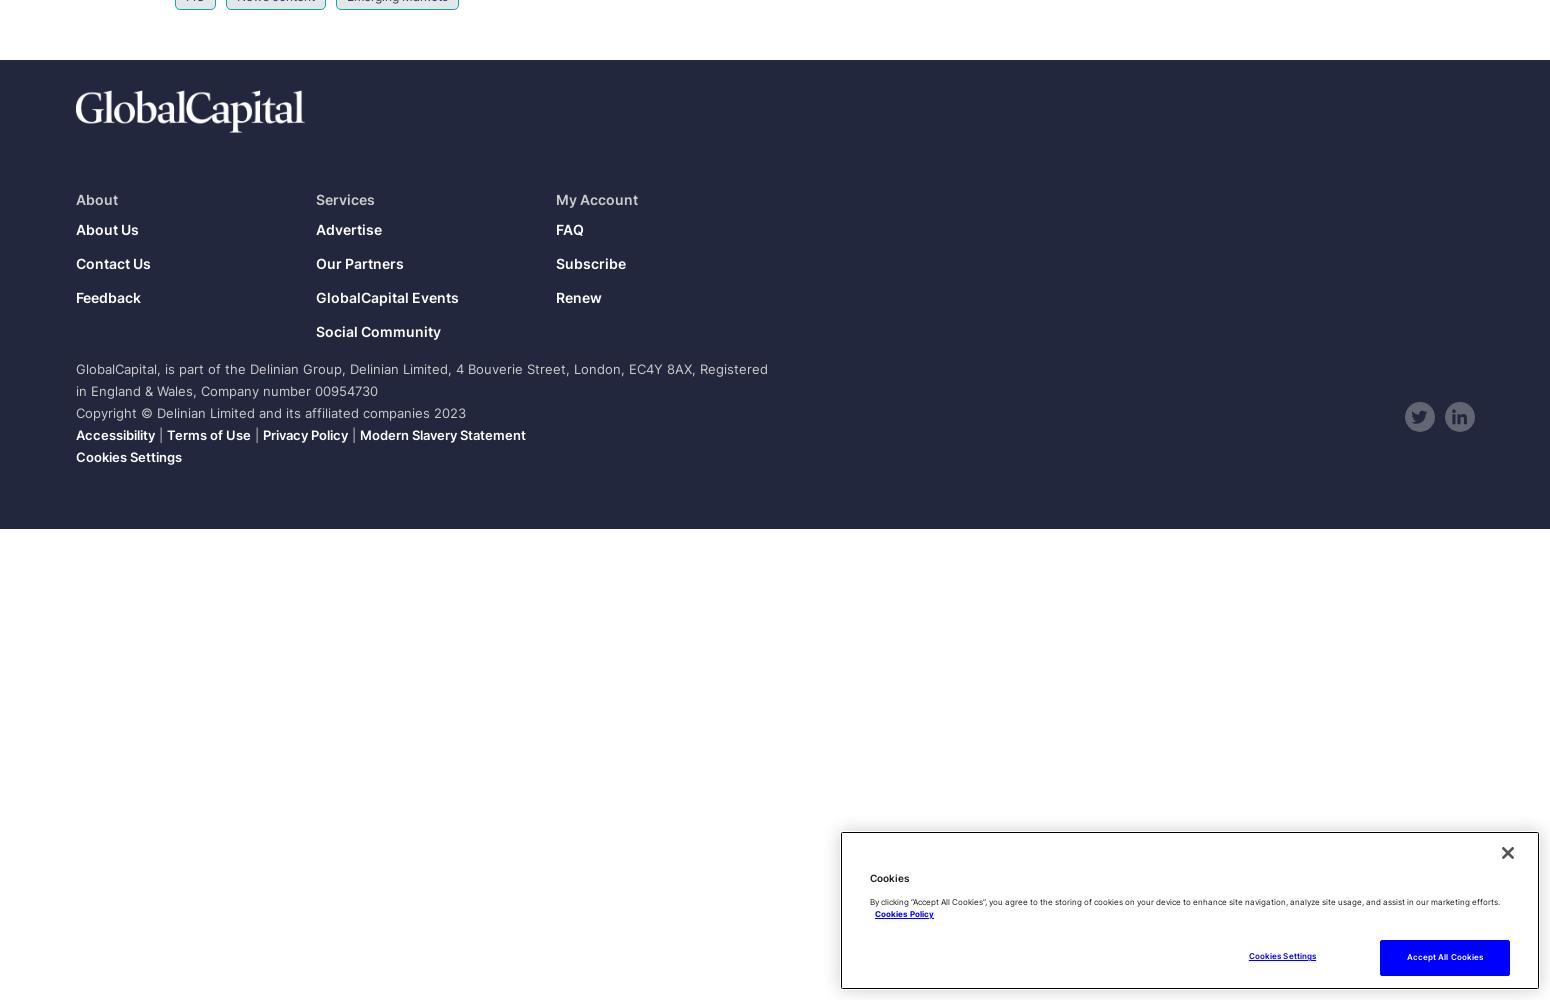 This screenshot has width=1550, height=1000. What do you see at coordinates (74, 380) in the screenshot?
I see `'GlobalCapital, is part of the Delinian Group, Delinian Limited, 4 Bouverie Street, London, EC4Y 8AX, Registered in England & Wales, Company number 00954730'` at bounding box center [74, 380].